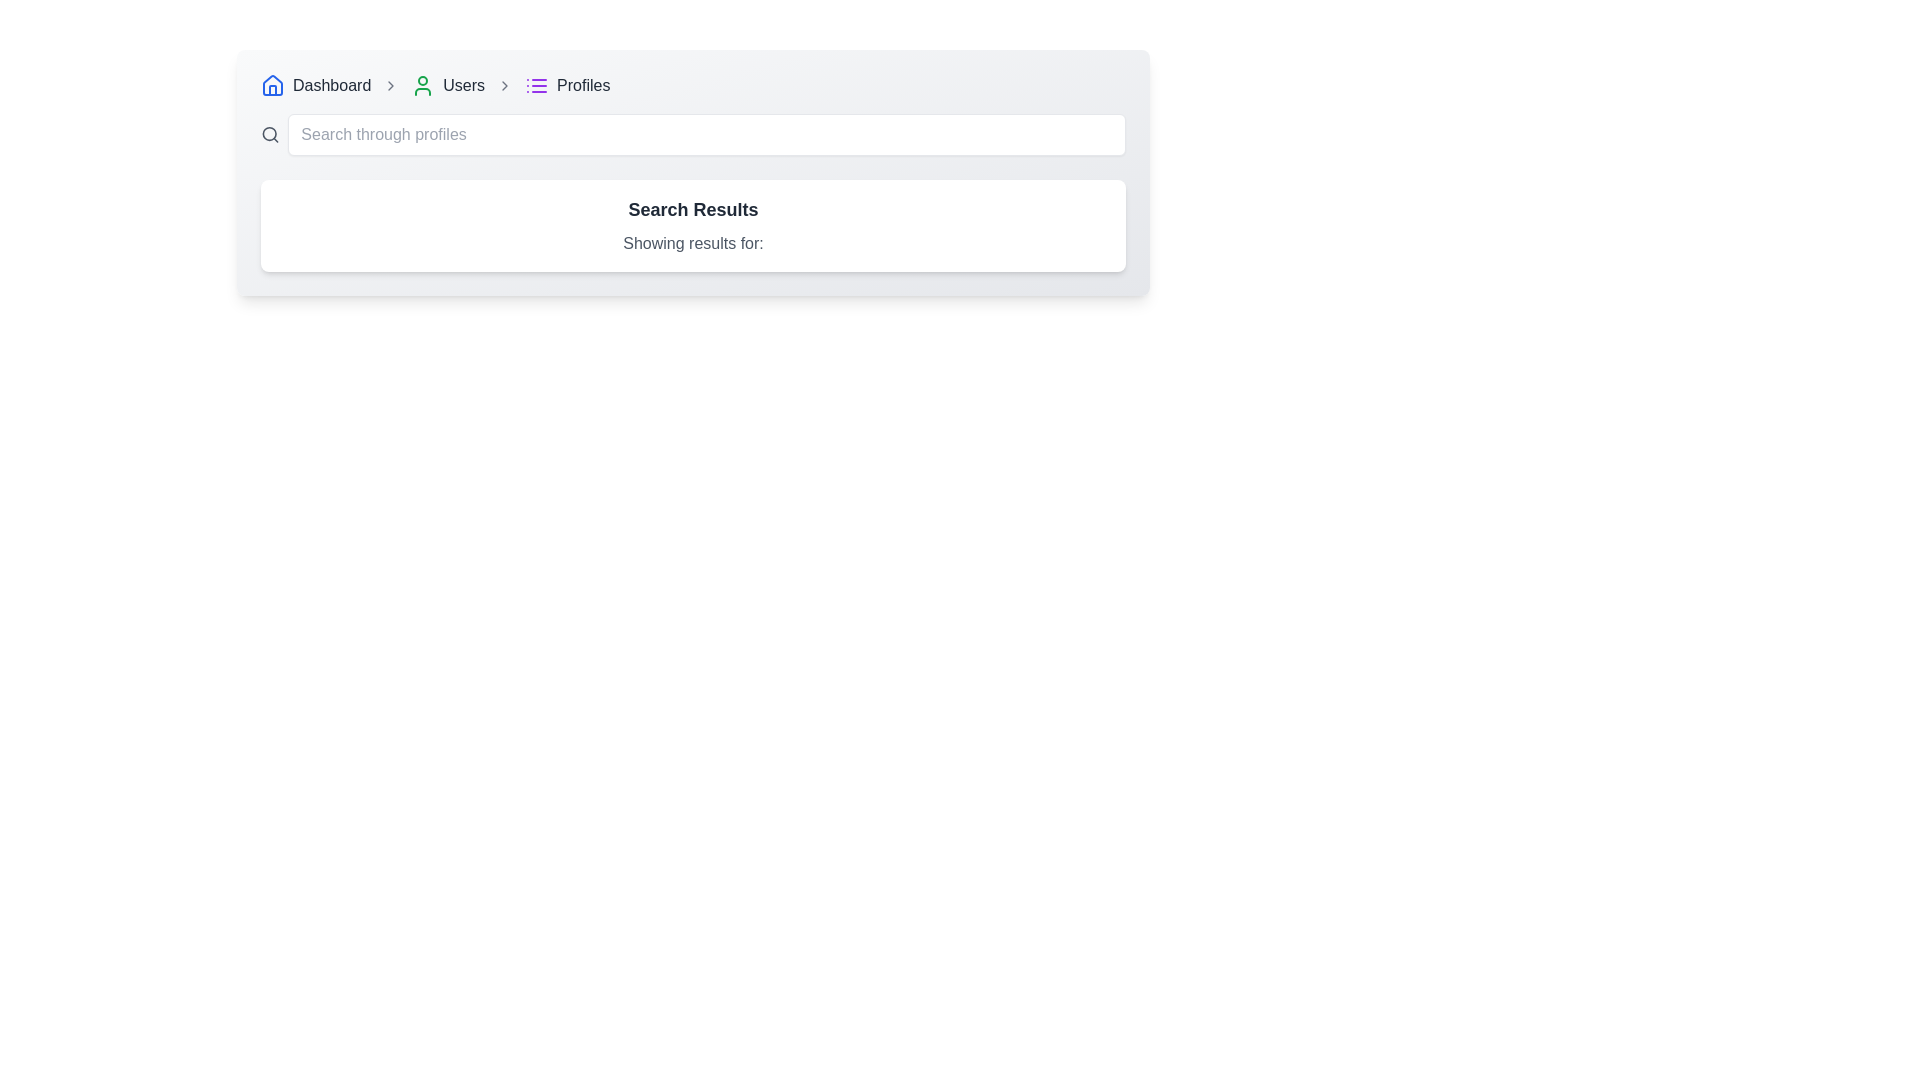  Describe the element at coordinates (693, 209) in the screenshot. I see `the bold title text label that reads 'Search Results', which is centrally located above the text 'Showing results for:' in the main content area` at that location.